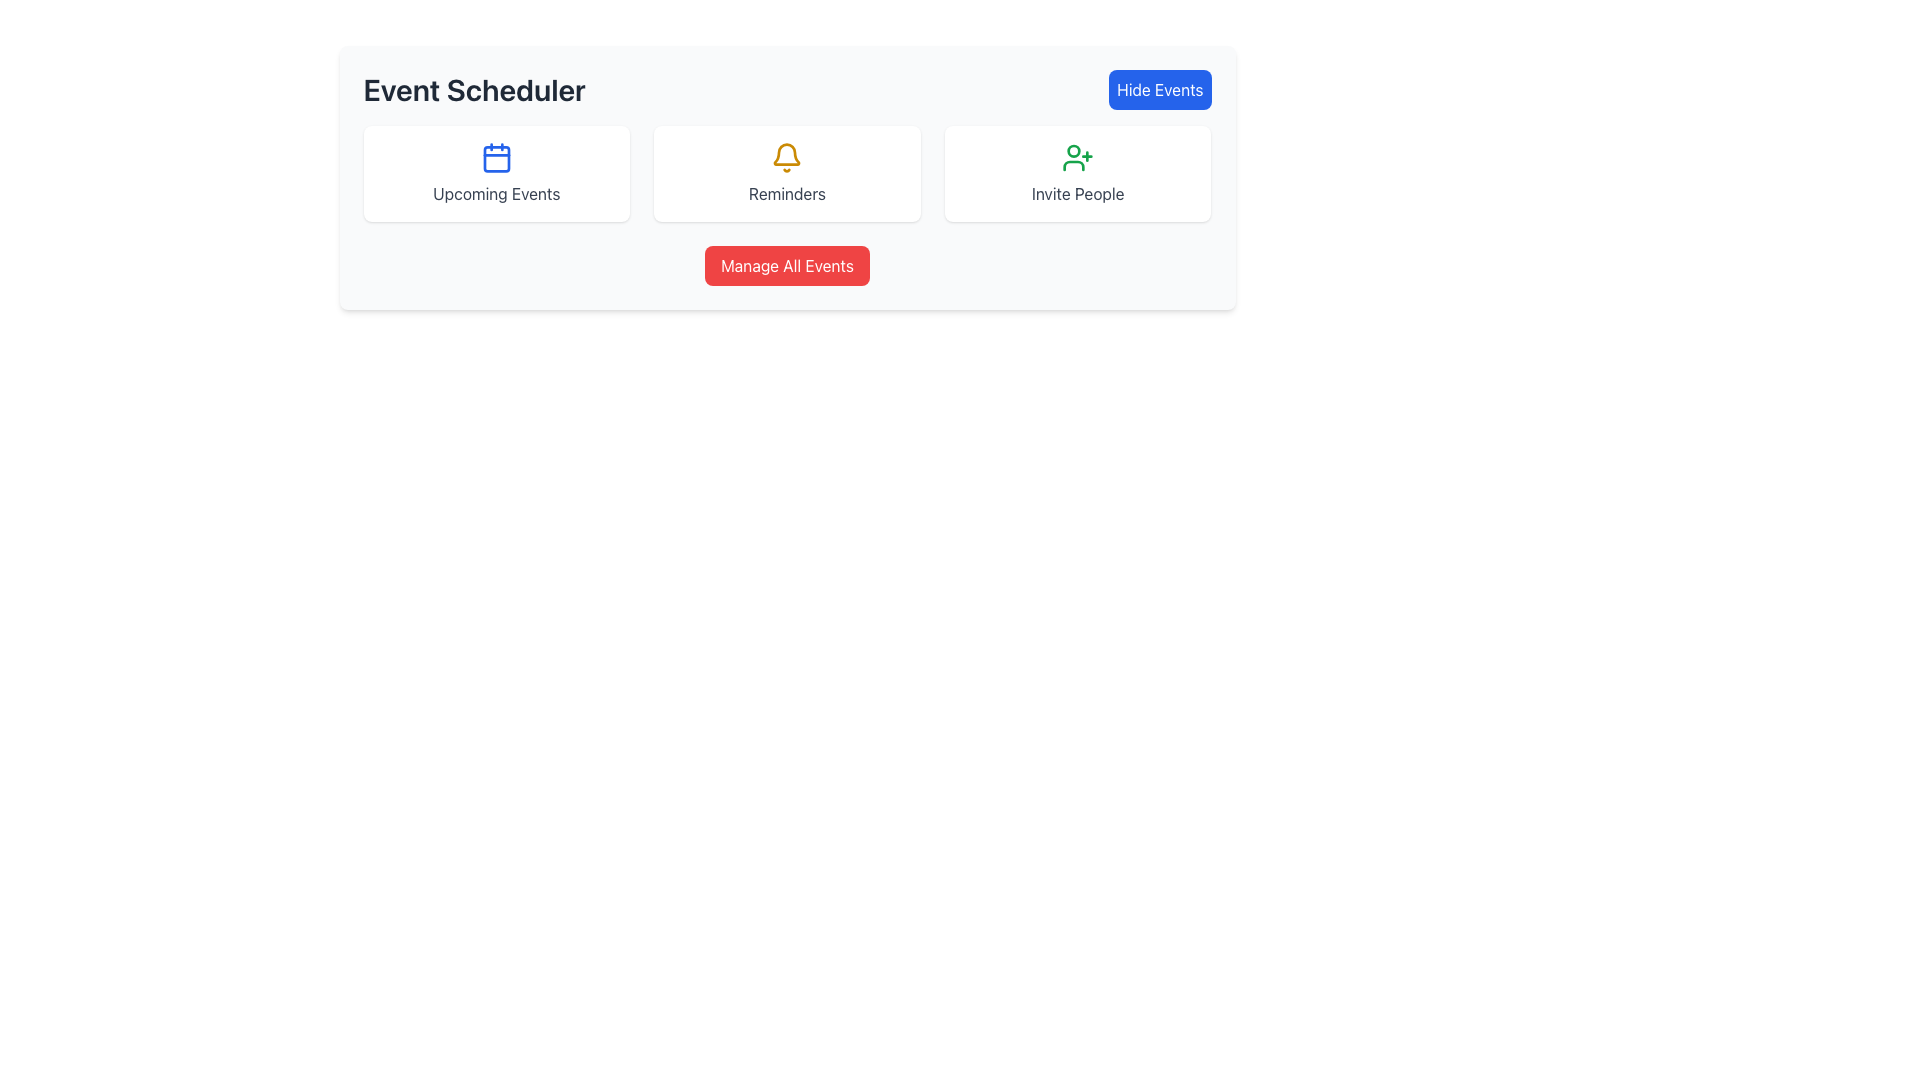 This screenshot has height=1080, width=1920. What do you see at coordinates (786, 153) in the screenshot?
I see `the gold bell icon in the reminders panel of the Event Scheduler, which is located centrally between the 'Upcoming Events' and 'Invite People' sections` at bounding box center [786, 153].